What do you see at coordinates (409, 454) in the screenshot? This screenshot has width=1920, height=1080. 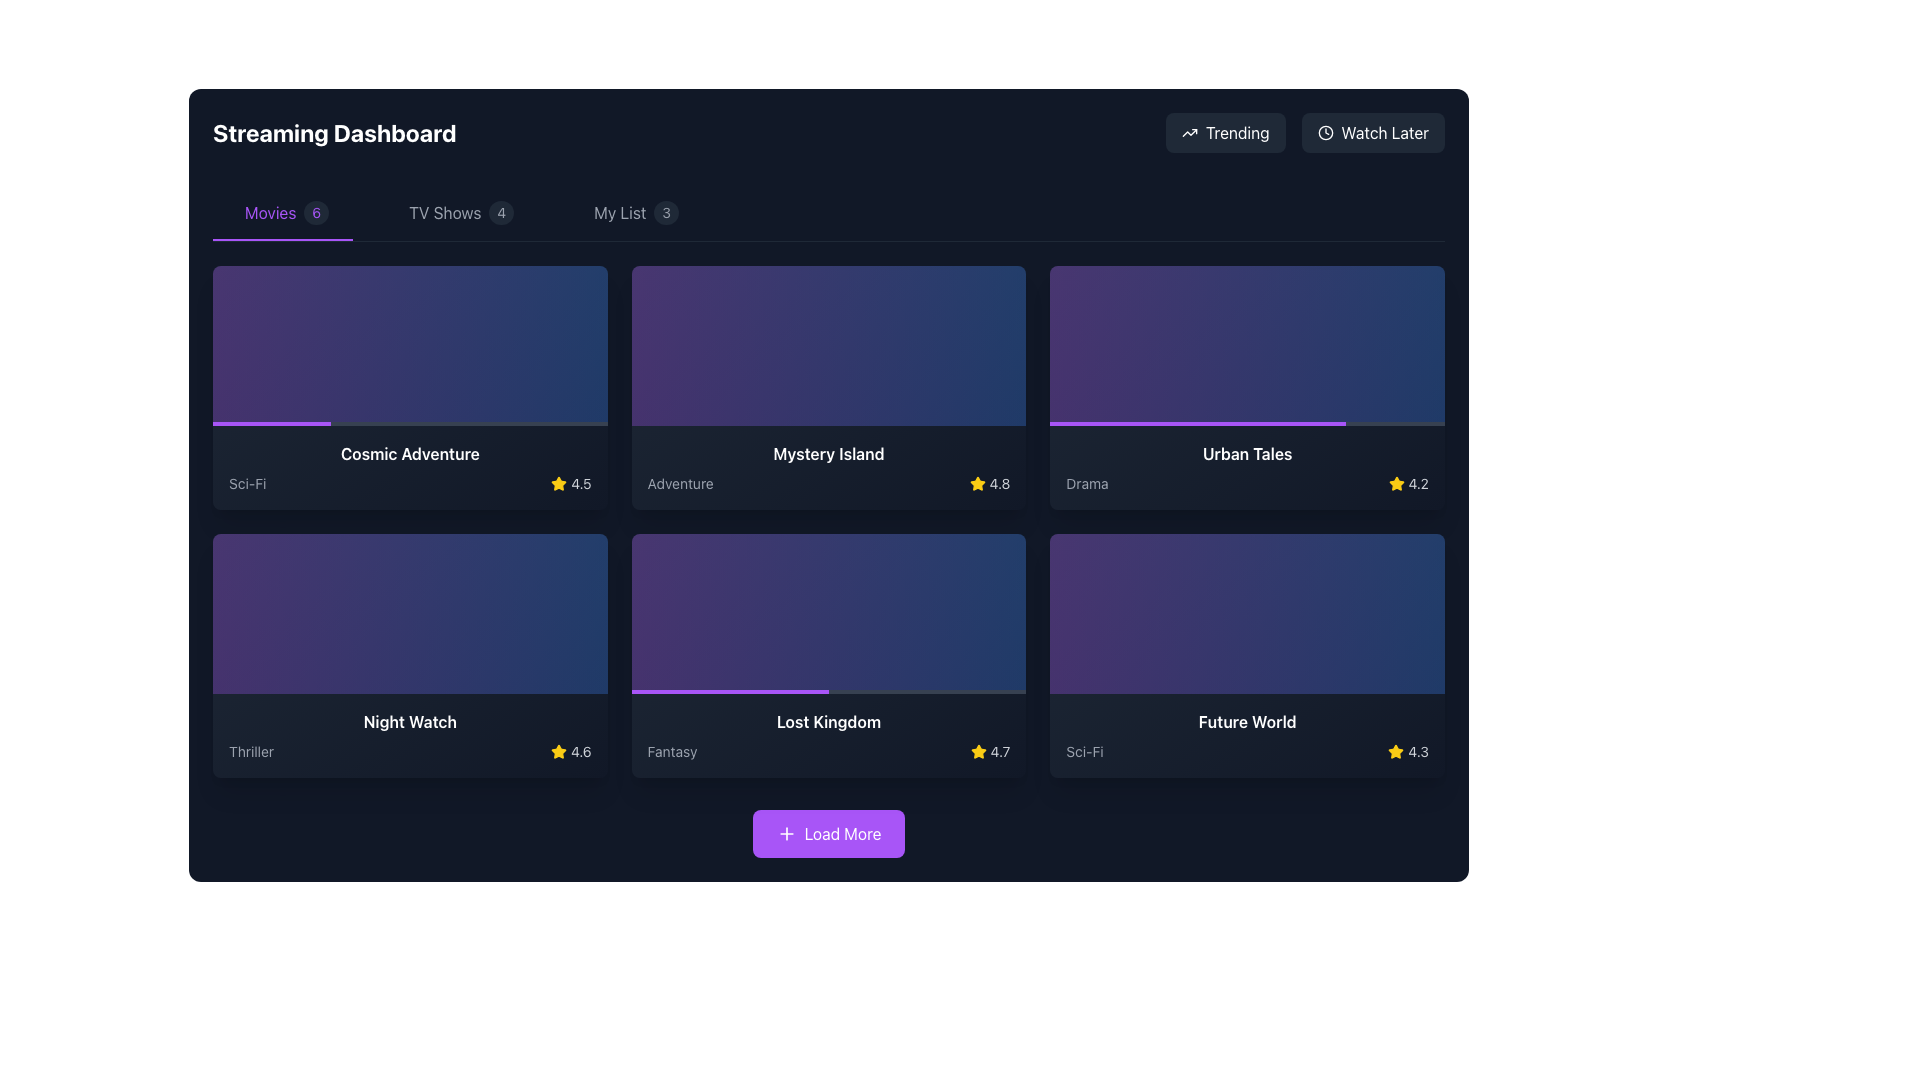 I see `text from the label displaying 'Cosmic Adventure' in bold white font, centrally aligned in the 'Movies' section, above genre and rating details` at bounding box center [409, 454].